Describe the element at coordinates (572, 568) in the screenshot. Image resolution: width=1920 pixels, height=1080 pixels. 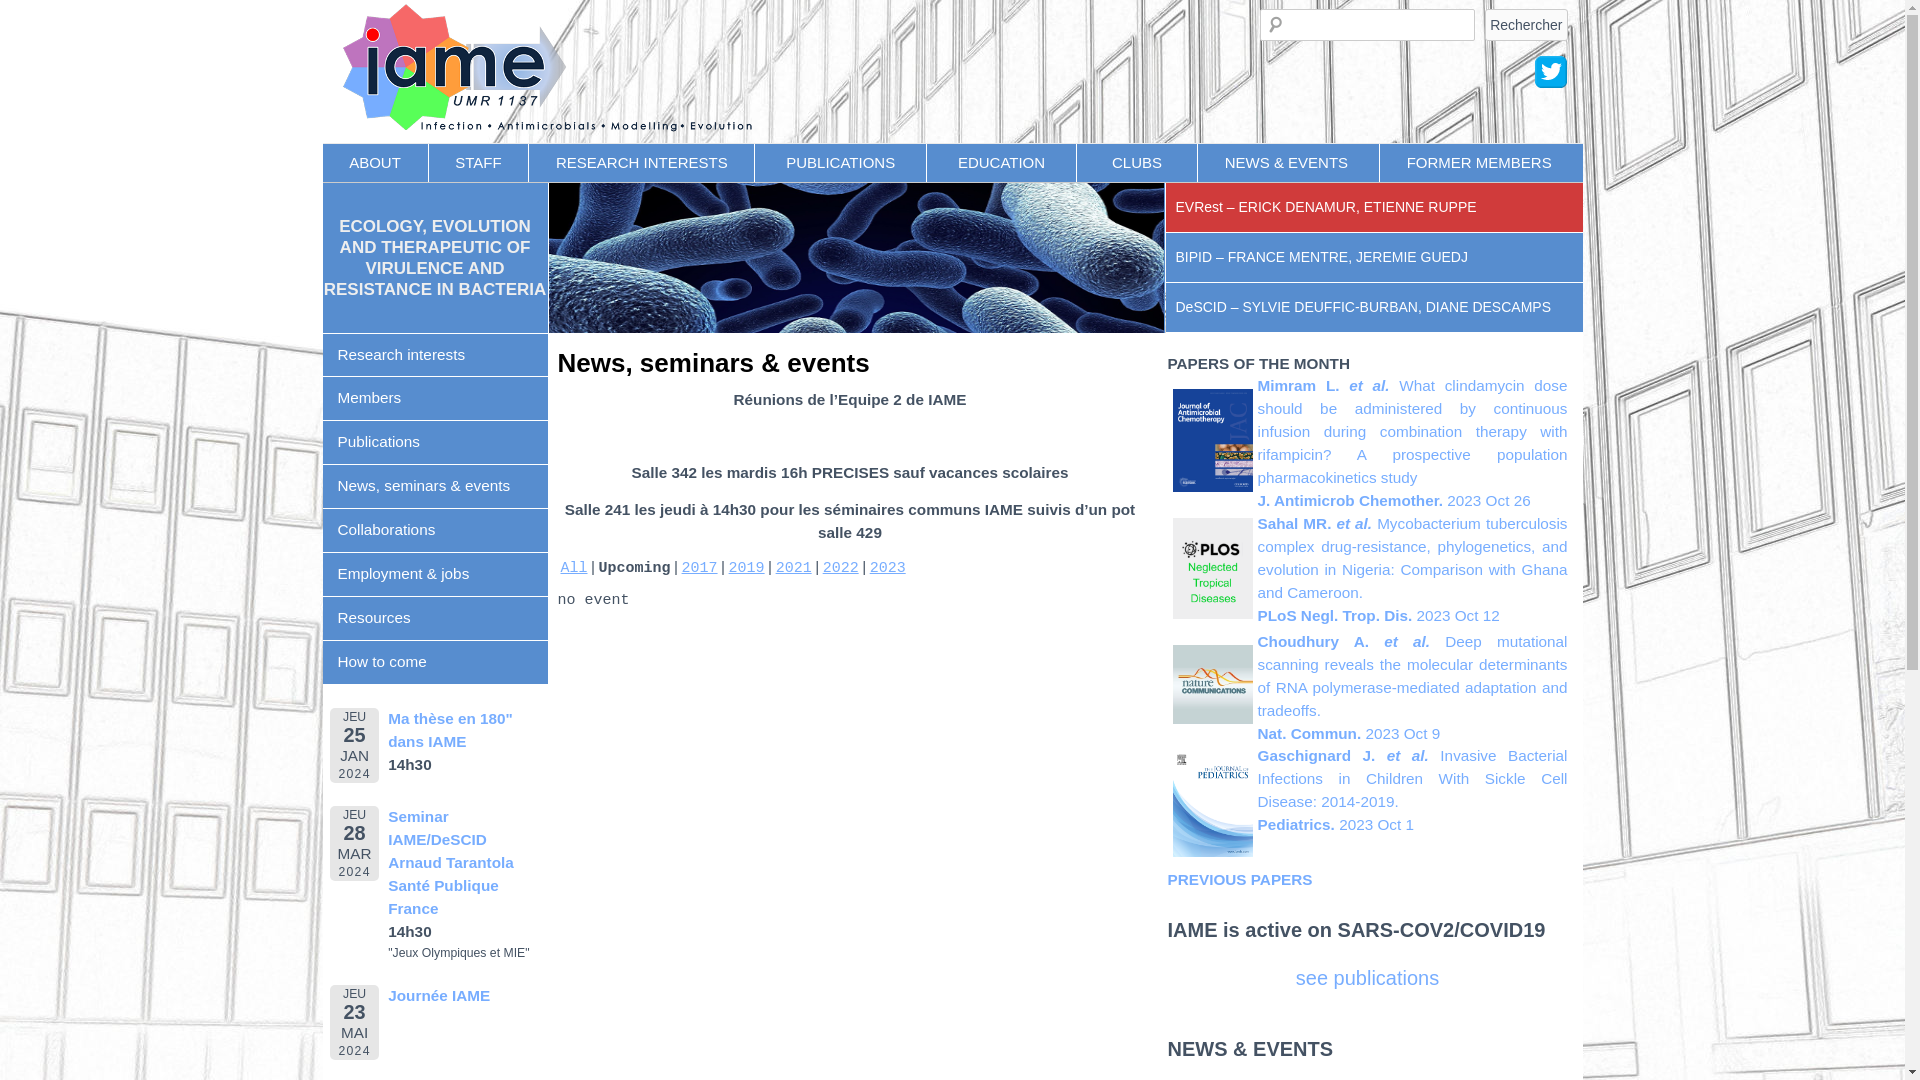
I see `'All'` at that location.